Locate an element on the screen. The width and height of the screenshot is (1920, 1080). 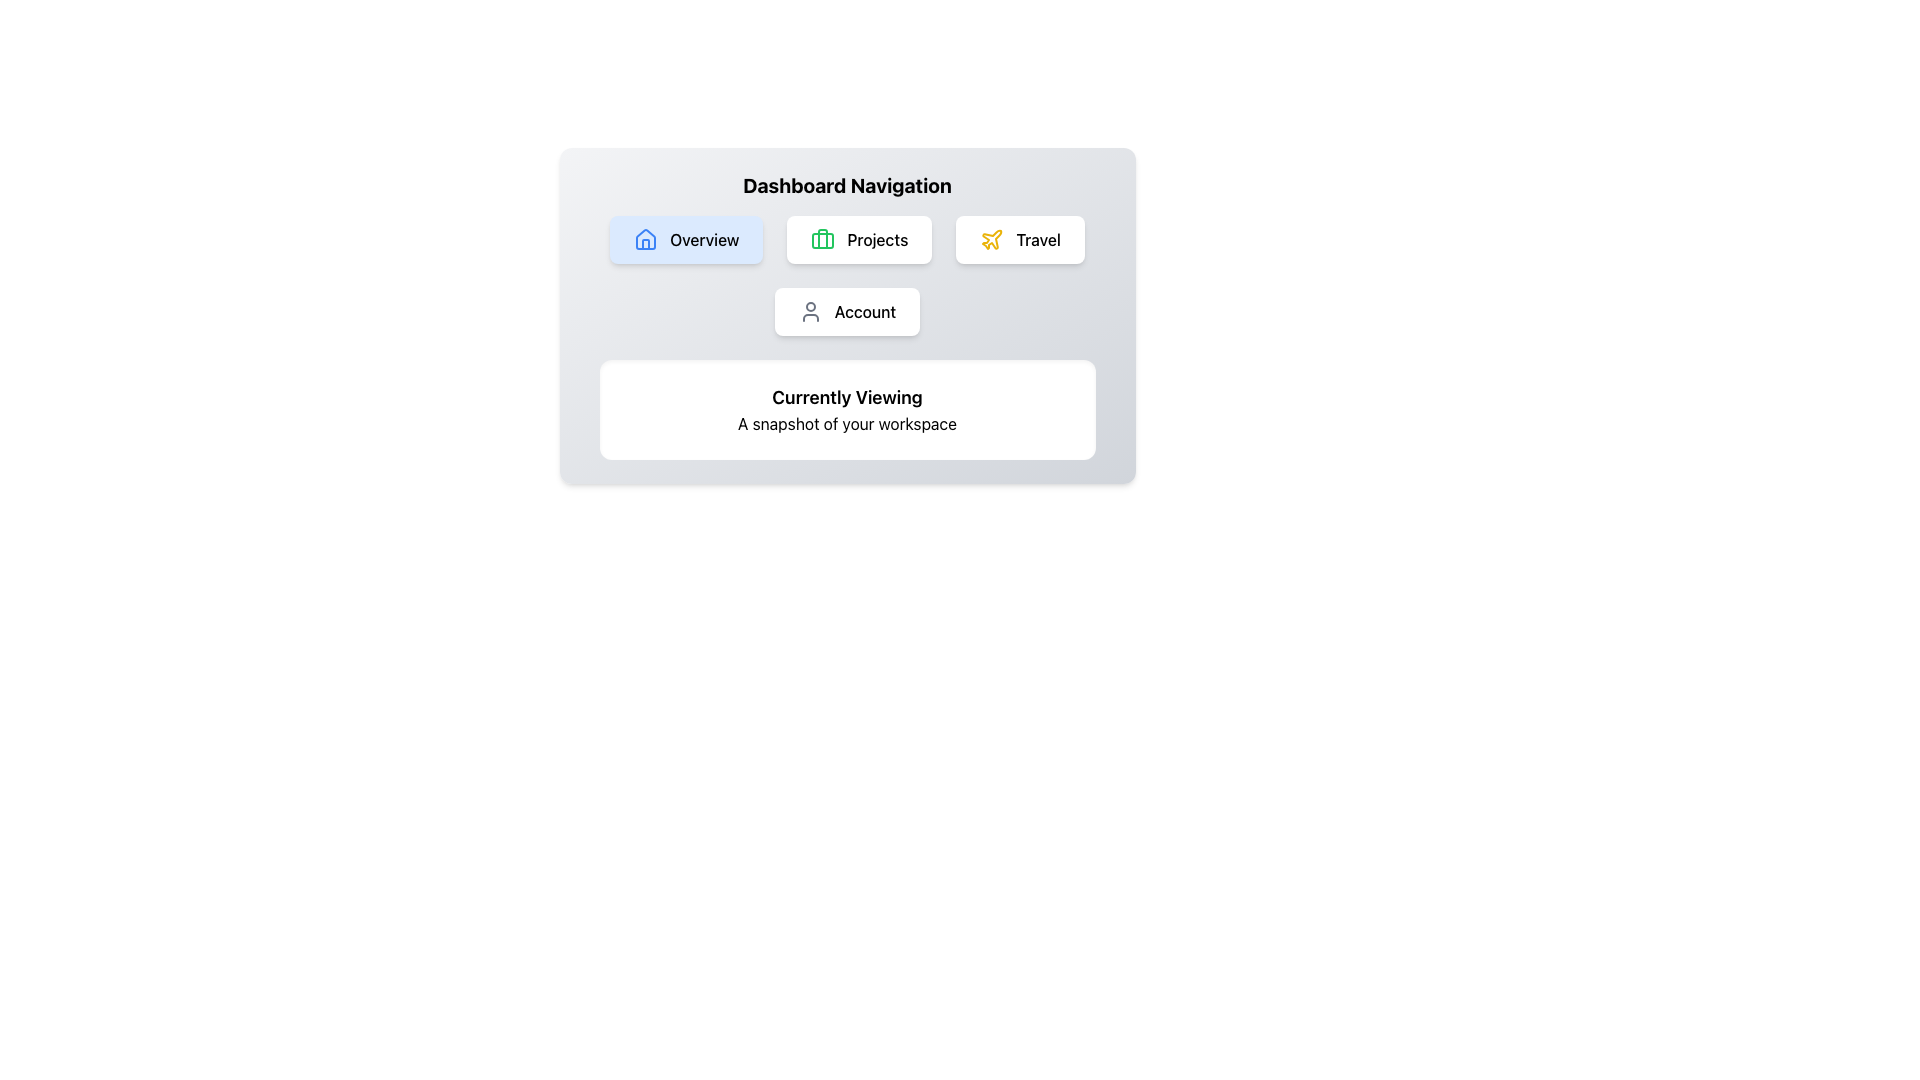
the 'Overview' icon located within the leftmost navigation button of the Dashboard Navigation section, which visually represents the overview concept is located at coordinates (646, 238).